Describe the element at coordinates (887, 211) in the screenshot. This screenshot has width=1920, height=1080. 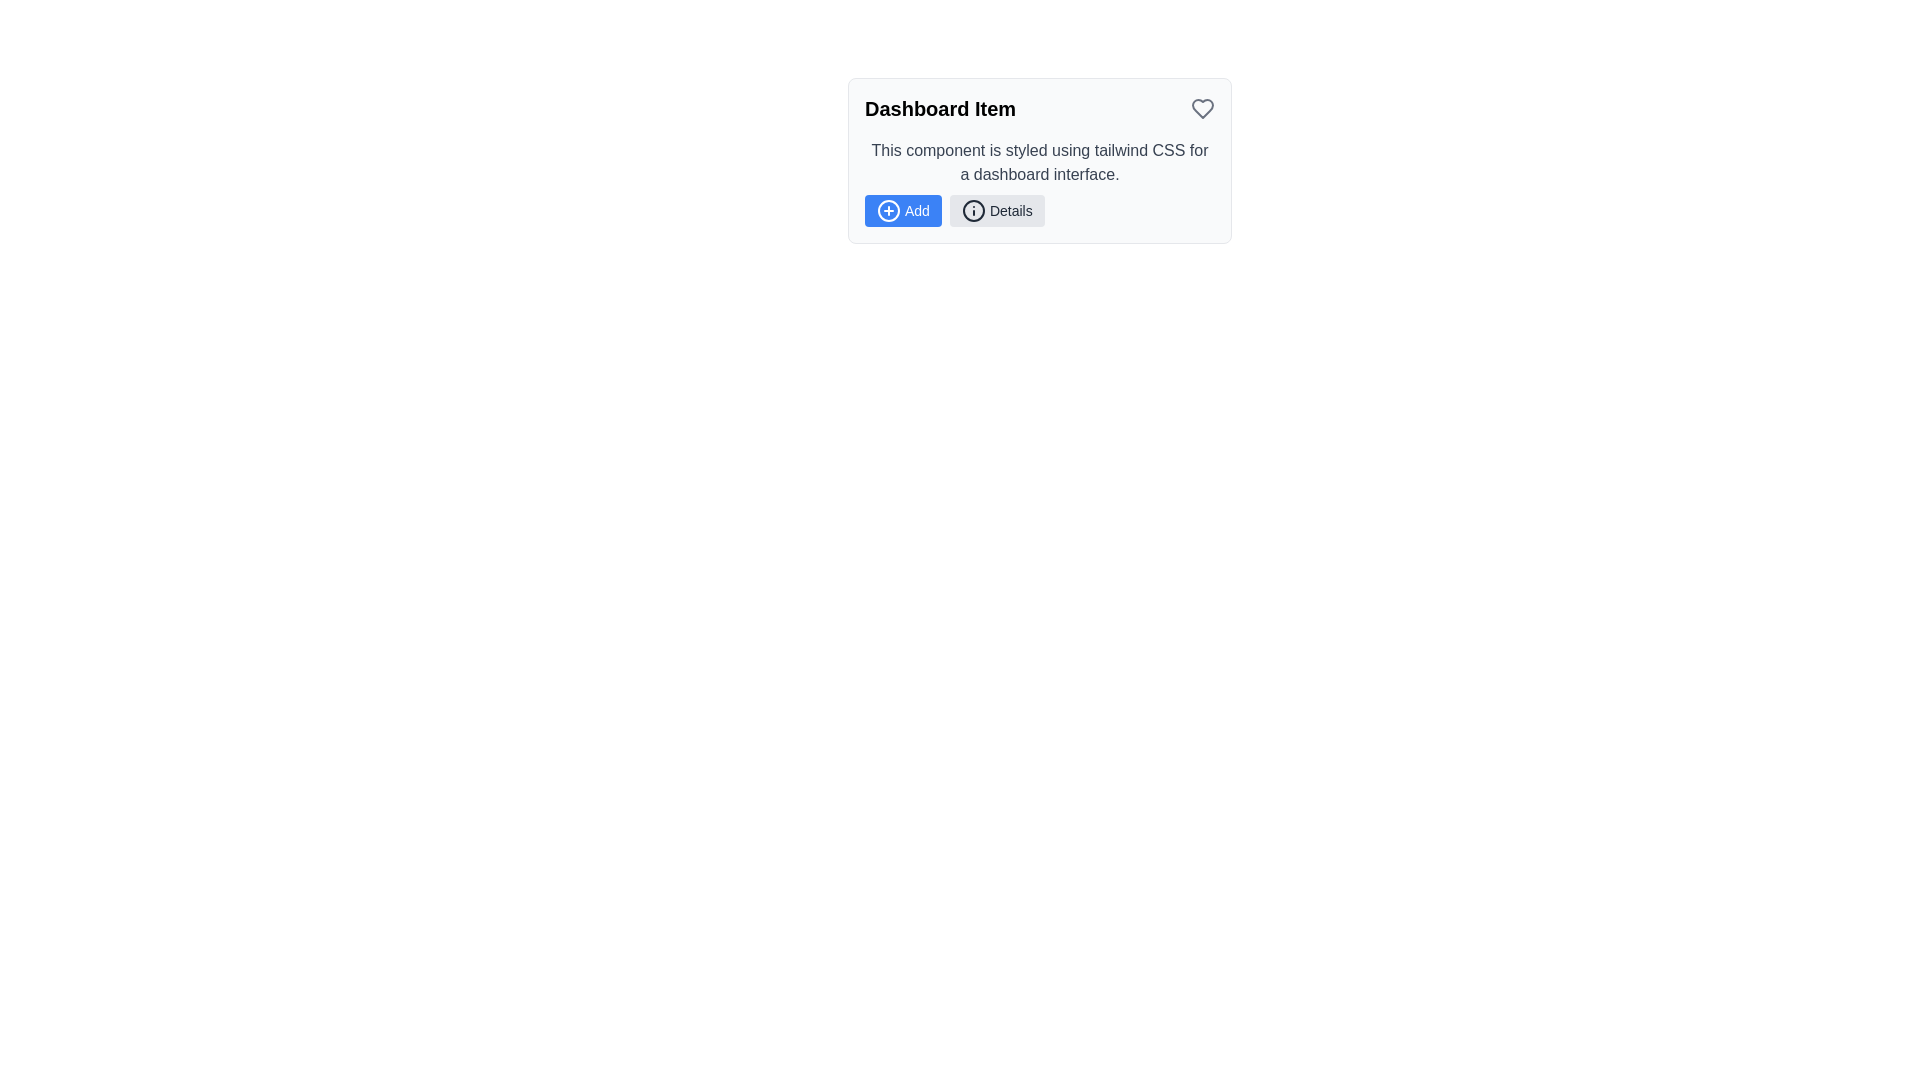
I see `the outermost circular part of the graphical representation of the 'Add' button, which is a blue stroke circle with a white fill, located below the text 'Dashboard Item'` at that location.